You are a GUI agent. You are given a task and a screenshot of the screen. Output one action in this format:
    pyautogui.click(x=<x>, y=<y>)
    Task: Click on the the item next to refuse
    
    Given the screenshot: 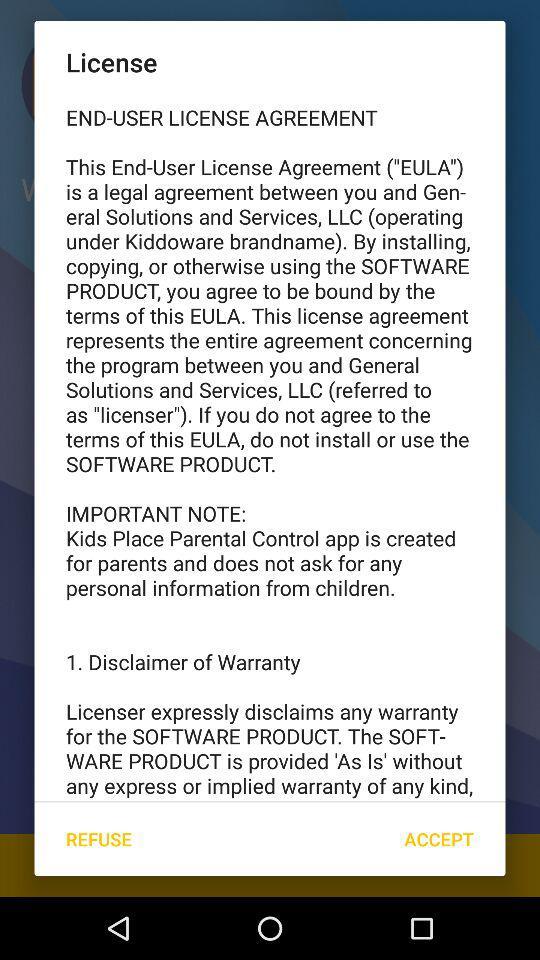 What is the action you would take?
    pyautogui.click(x=438, y=839)
    